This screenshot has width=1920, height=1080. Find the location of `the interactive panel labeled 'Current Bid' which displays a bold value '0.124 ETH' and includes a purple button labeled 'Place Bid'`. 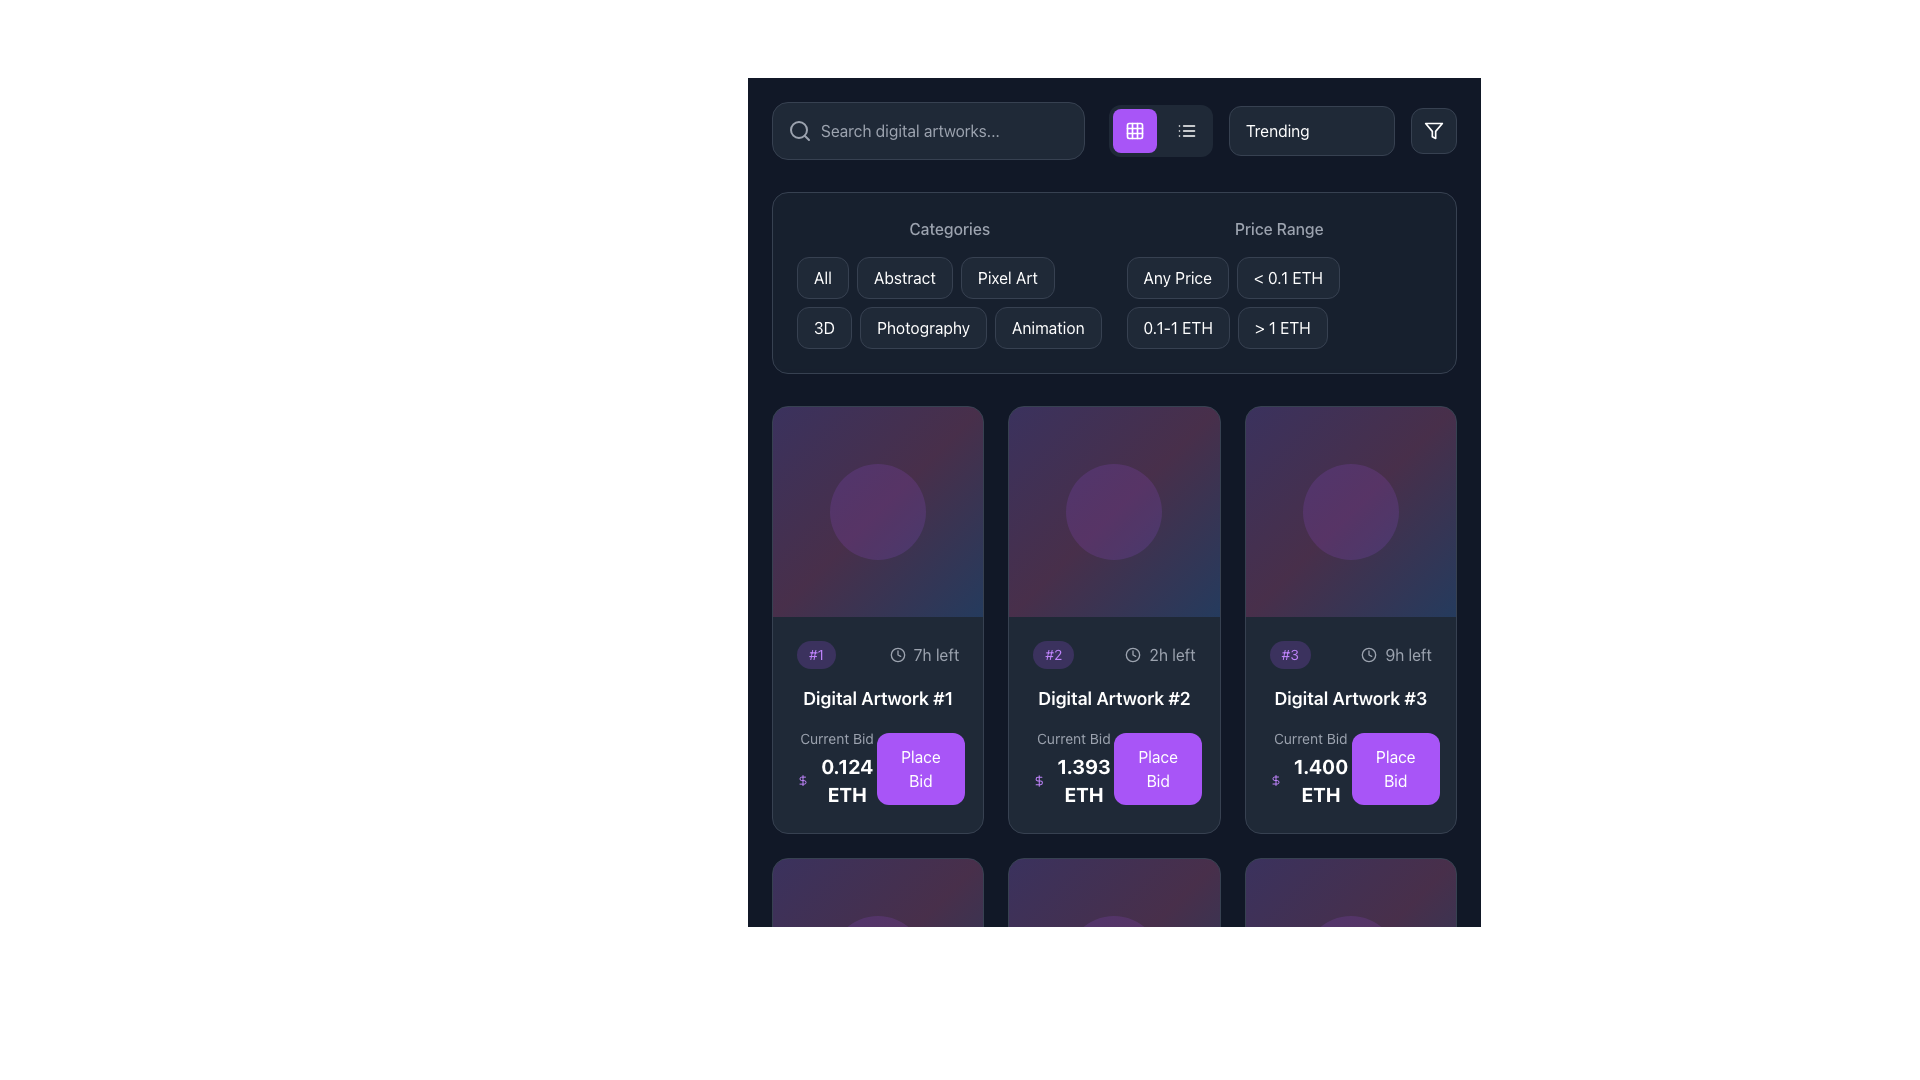

the interactive panel labeled 'Current Bid' which displays a bold value '0.124 ETH' and includes a purple button labeled 'Place Bid' is located at coordinates (878, 768).